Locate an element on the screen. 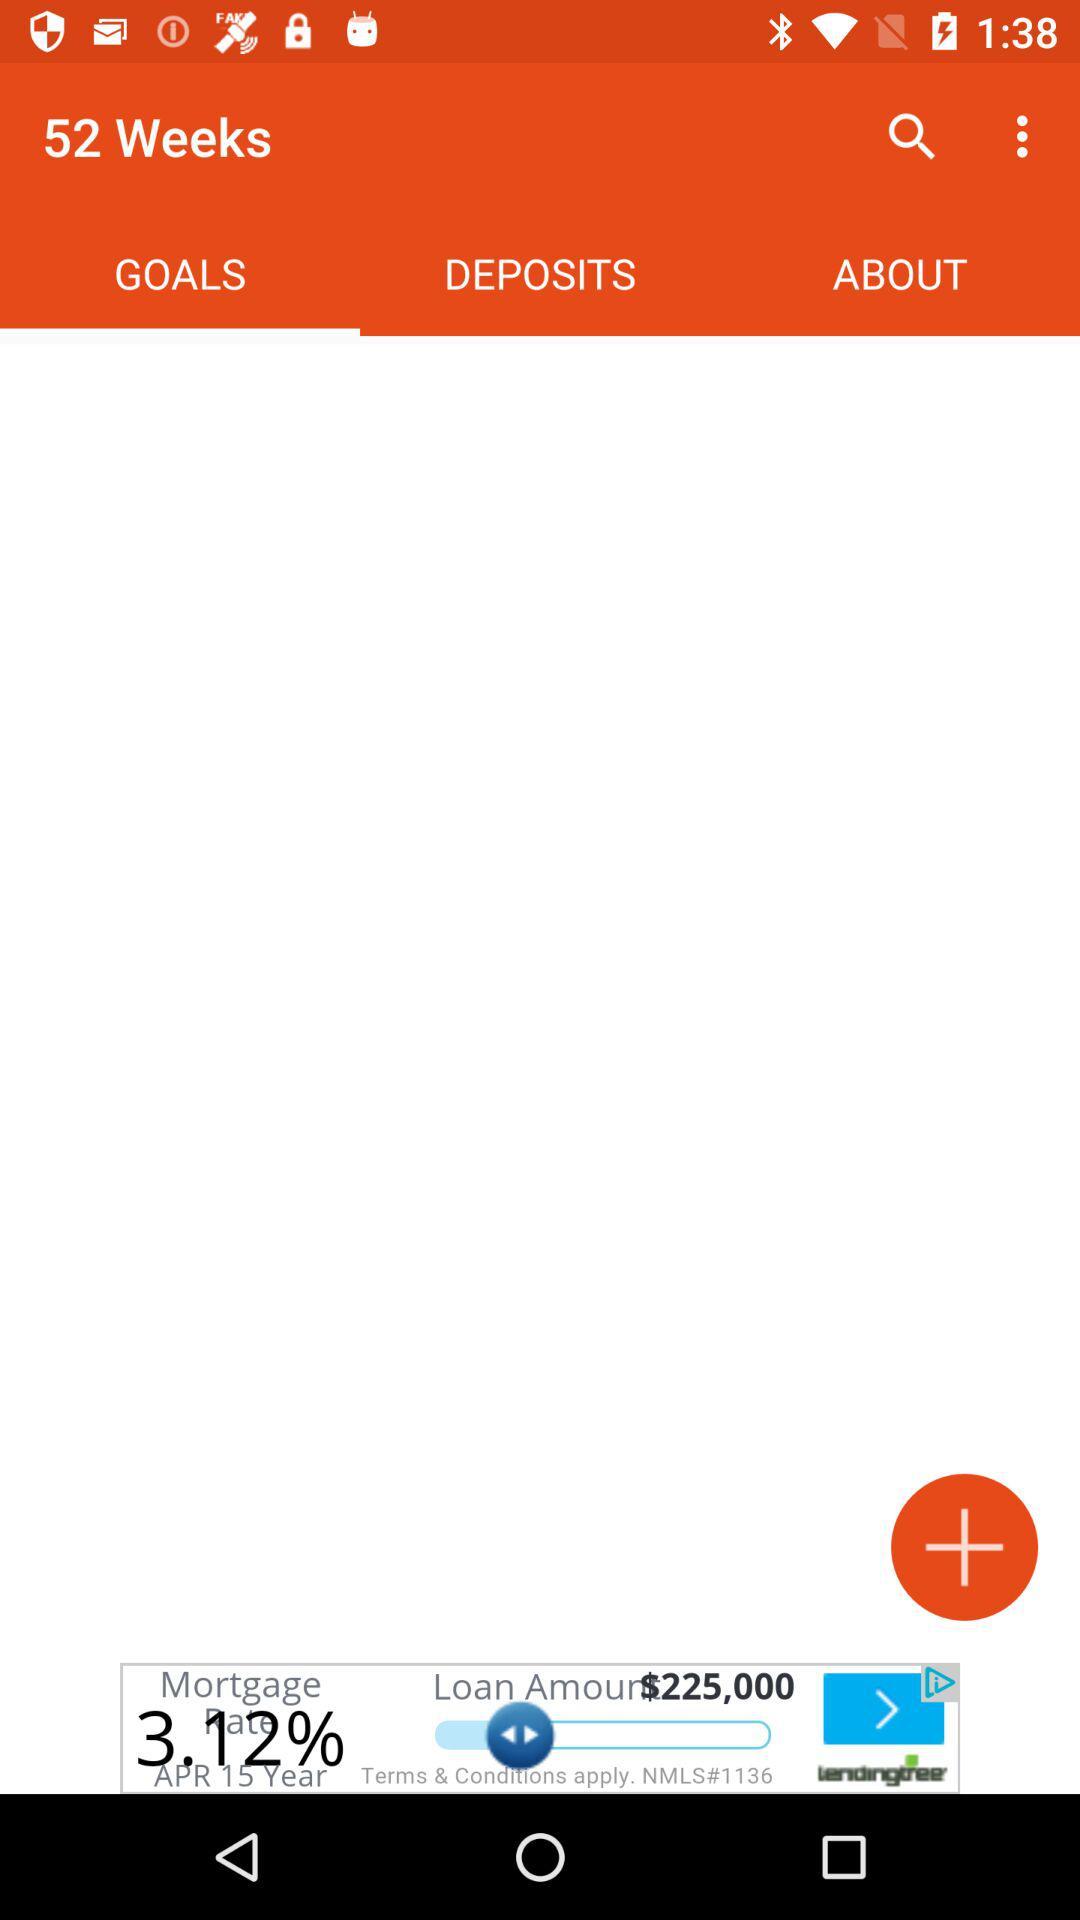 Image resolution: width=1080 pixels, height=1920 pixels. the advertisement is located at coordinates (540, 1727).